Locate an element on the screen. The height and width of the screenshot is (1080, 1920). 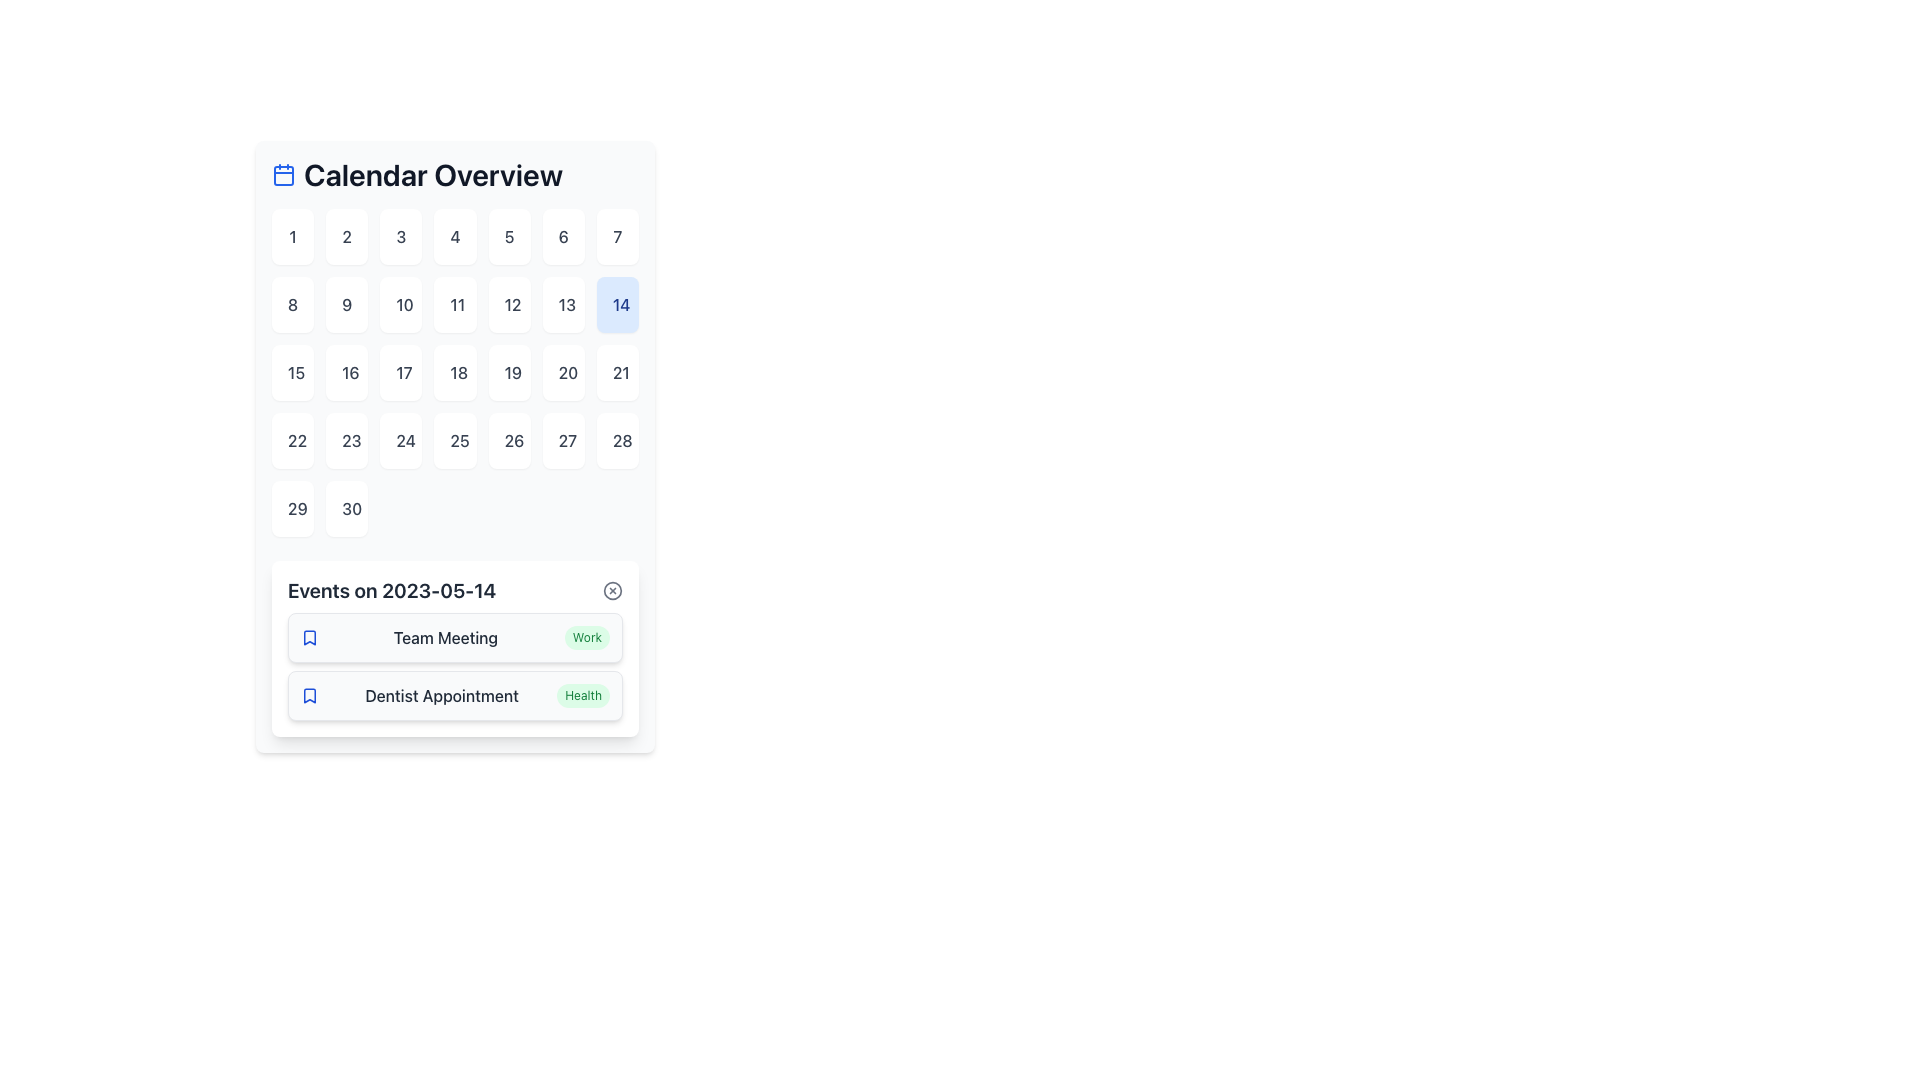
the square-shaped button labeled '4' with a dark number on a white background, located is located at coordinates (454, 235).